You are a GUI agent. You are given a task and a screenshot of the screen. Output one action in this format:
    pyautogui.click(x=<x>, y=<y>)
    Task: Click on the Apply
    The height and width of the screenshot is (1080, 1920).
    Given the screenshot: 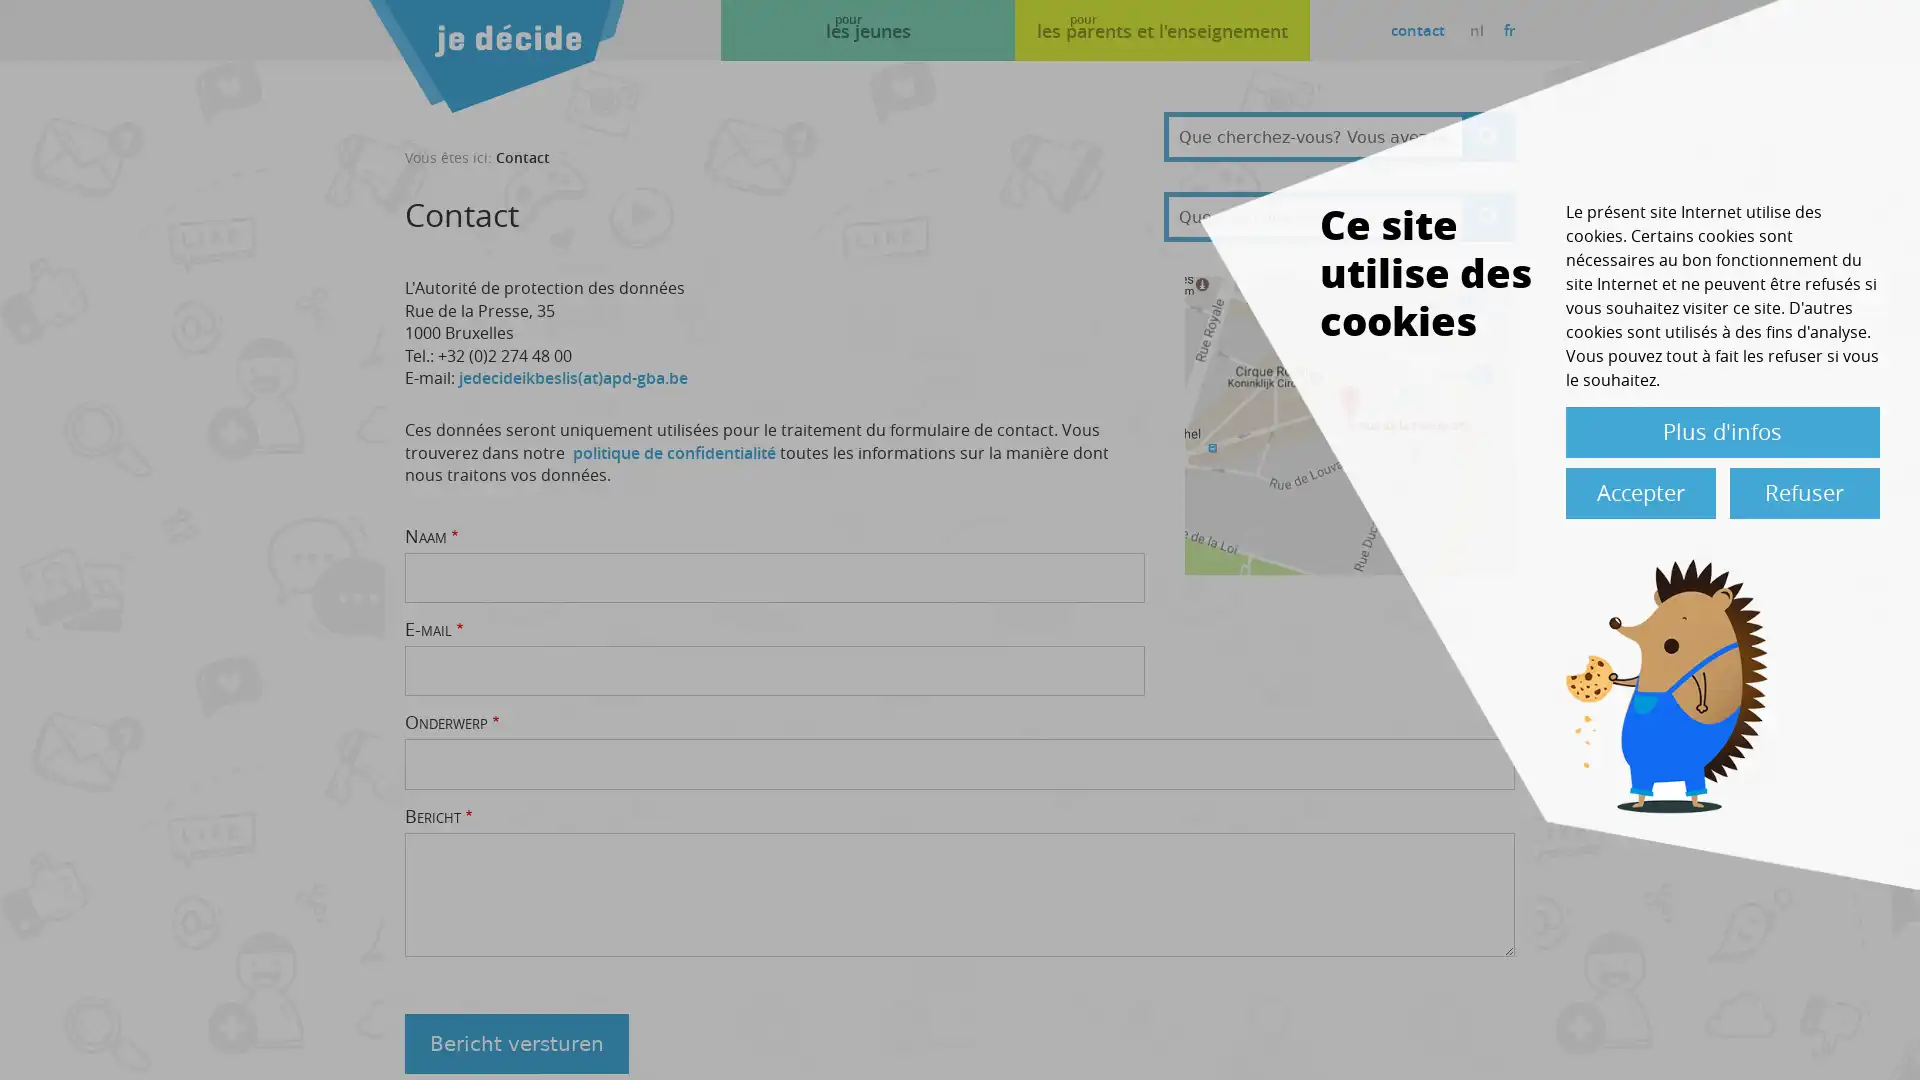 What is the action you would take?
    pyautogui.click(x=1488, y=216)
    